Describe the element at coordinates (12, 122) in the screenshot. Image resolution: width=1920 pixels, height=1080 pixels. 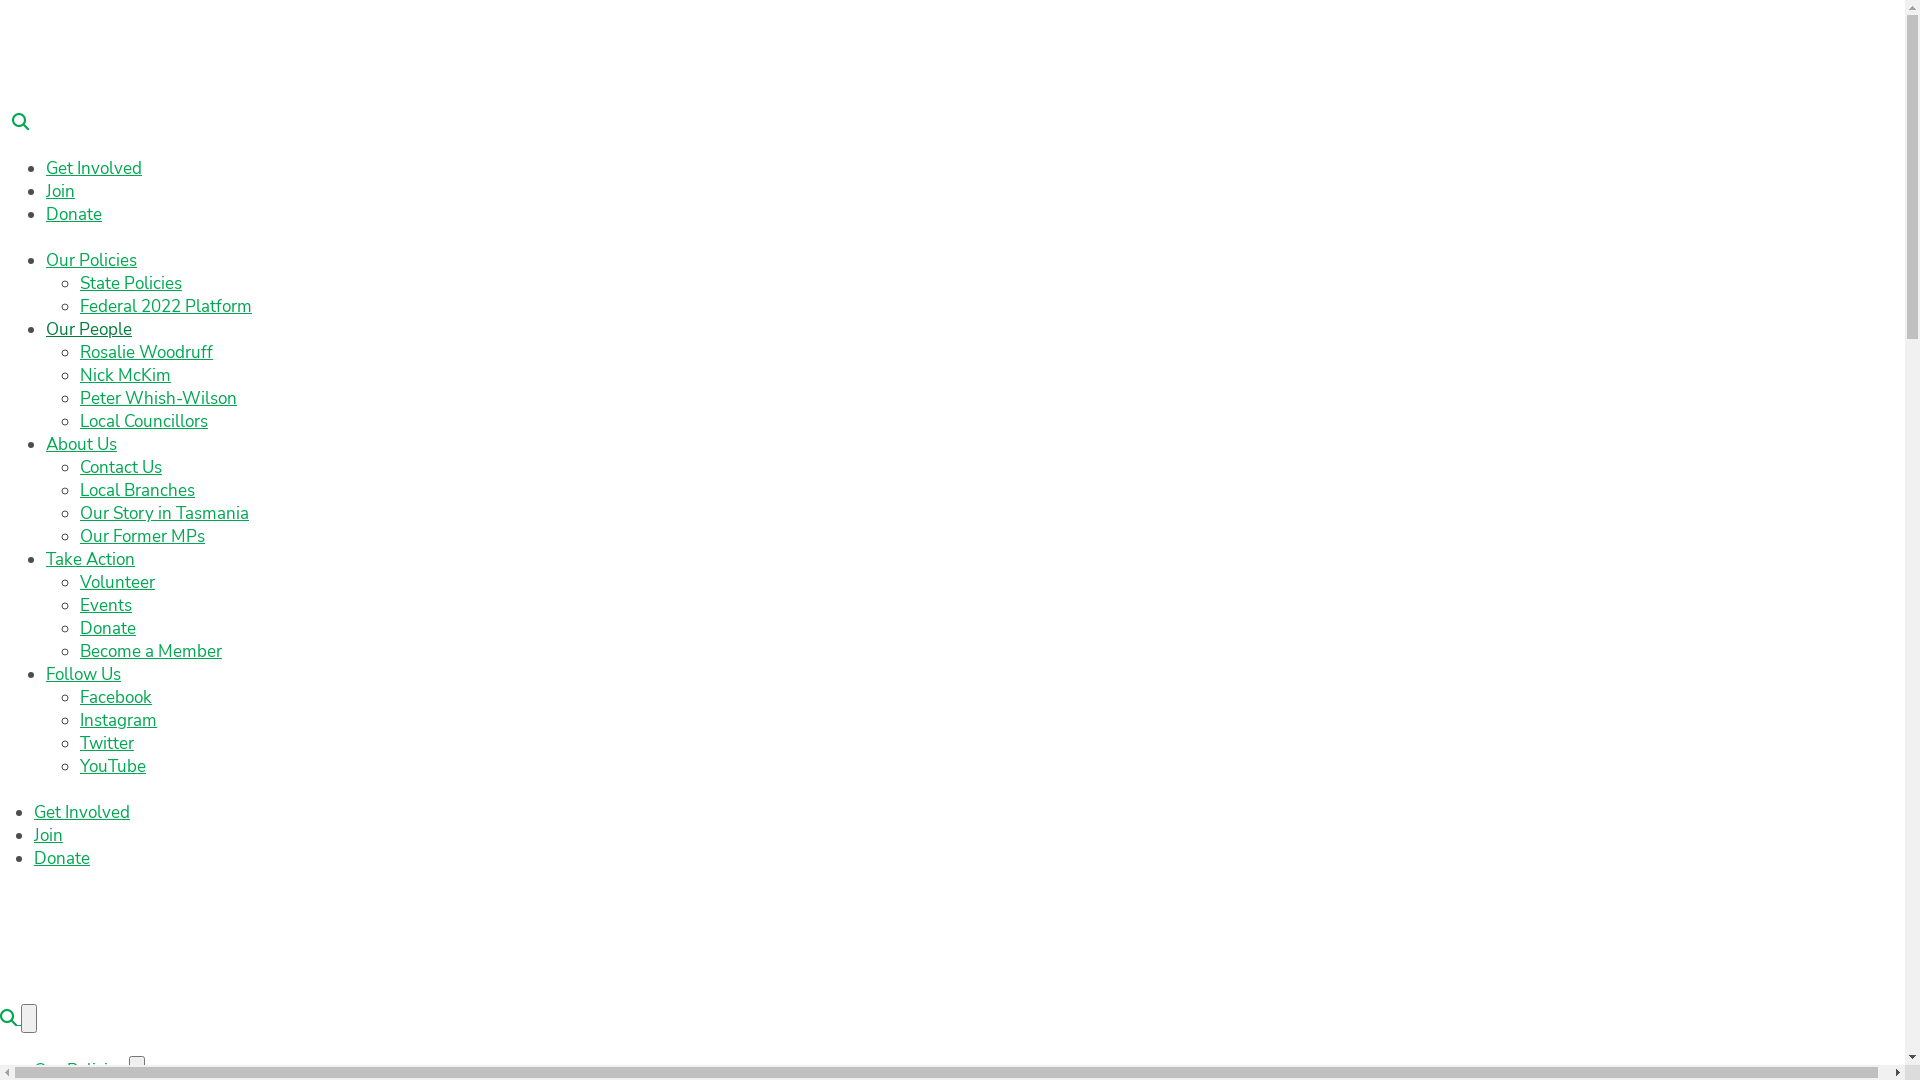
I see `'Search'` at that location.